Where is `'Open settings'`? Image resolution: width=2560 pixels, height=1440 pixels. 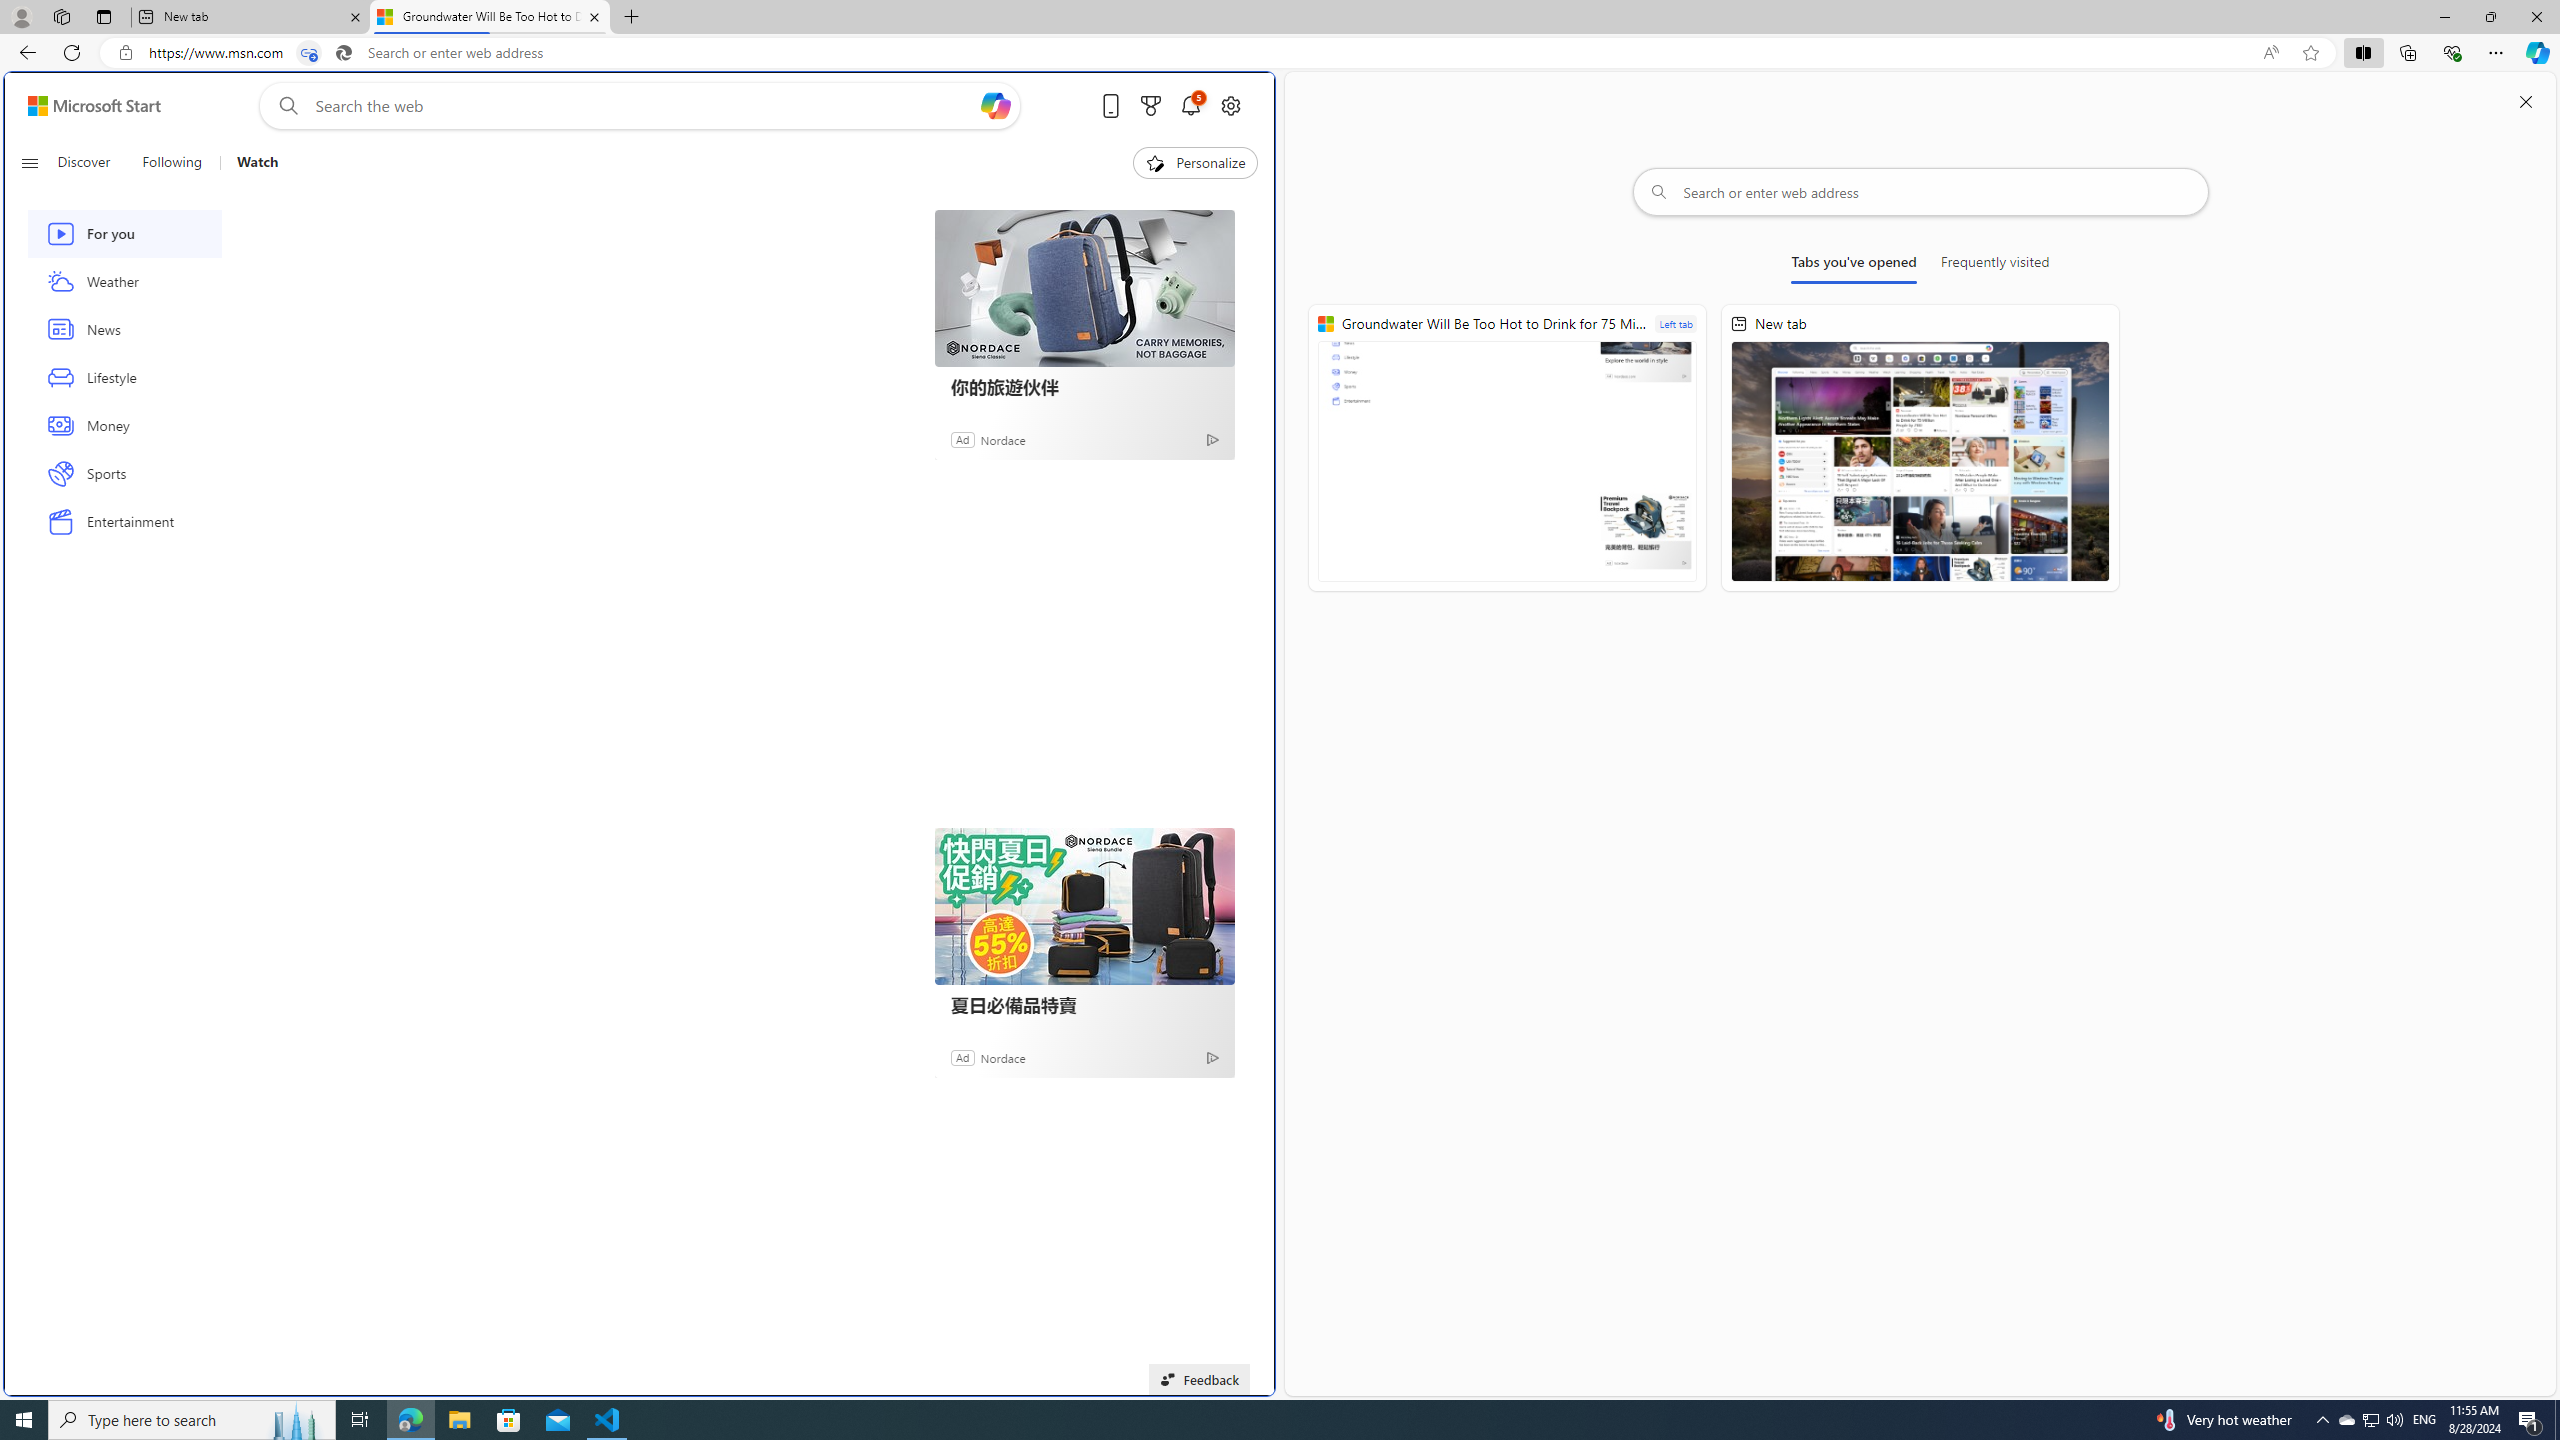 'Open settings' is located at coordinates (1231, 106).